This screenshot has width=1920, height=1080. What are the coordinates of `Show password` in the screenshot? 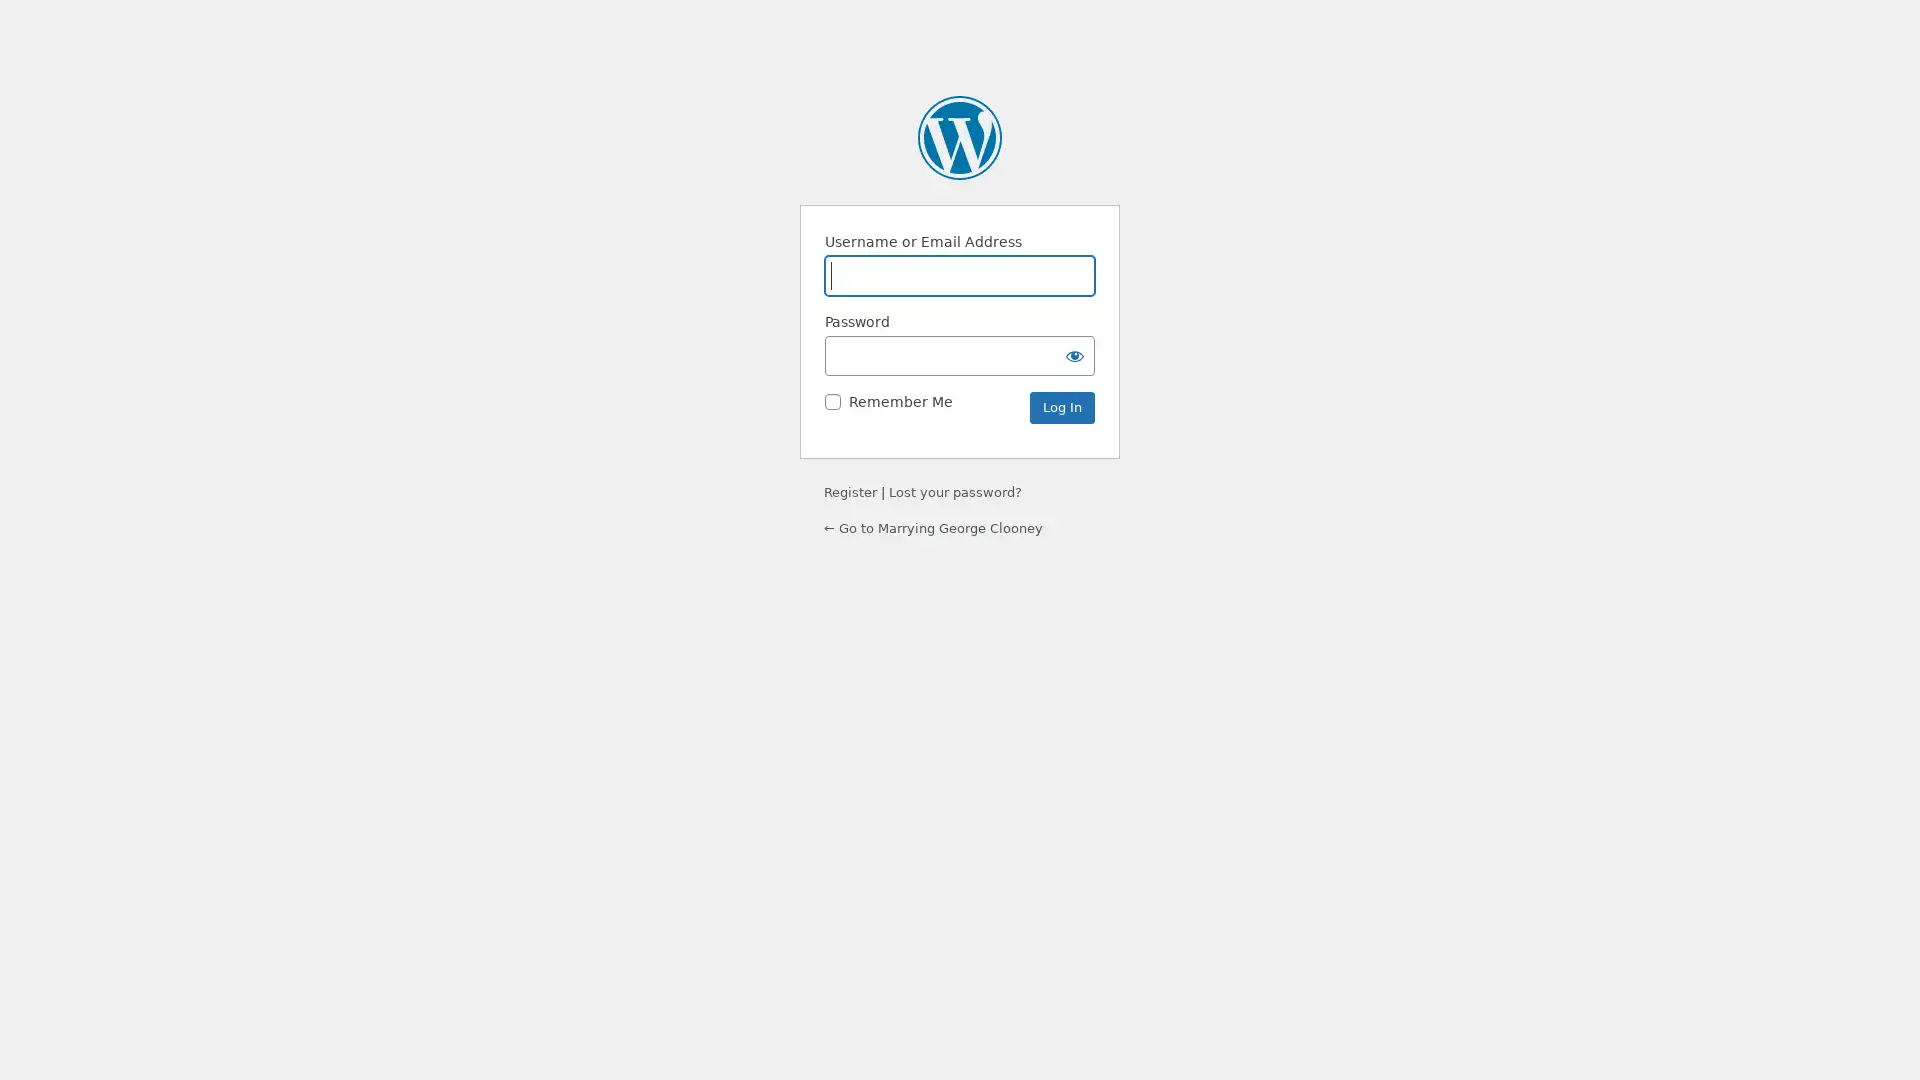 It's located at (1074, 354).